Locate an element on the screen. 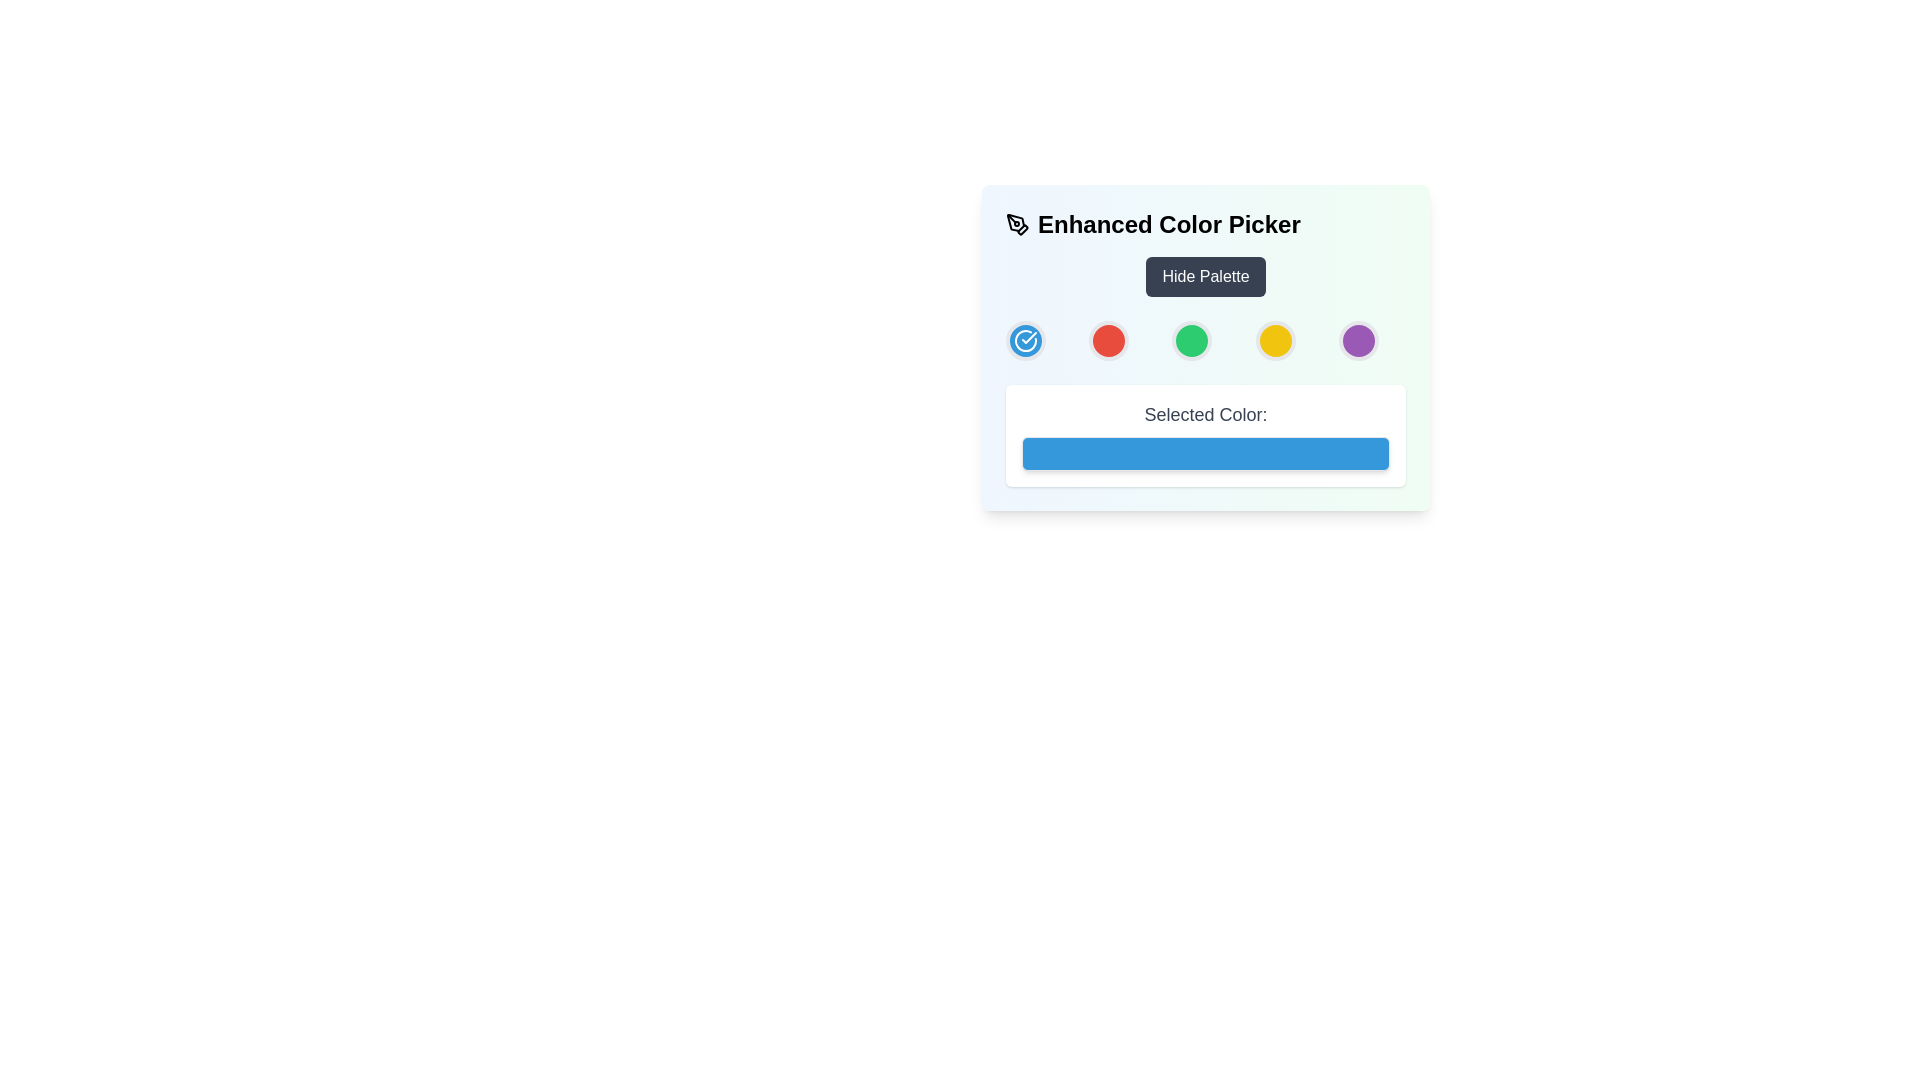 The width and height of the screenshot is (1920, 1080). the circular button for selecting the green color in the Enhanced Color Picker interface is located at coordinates (1192, 339).